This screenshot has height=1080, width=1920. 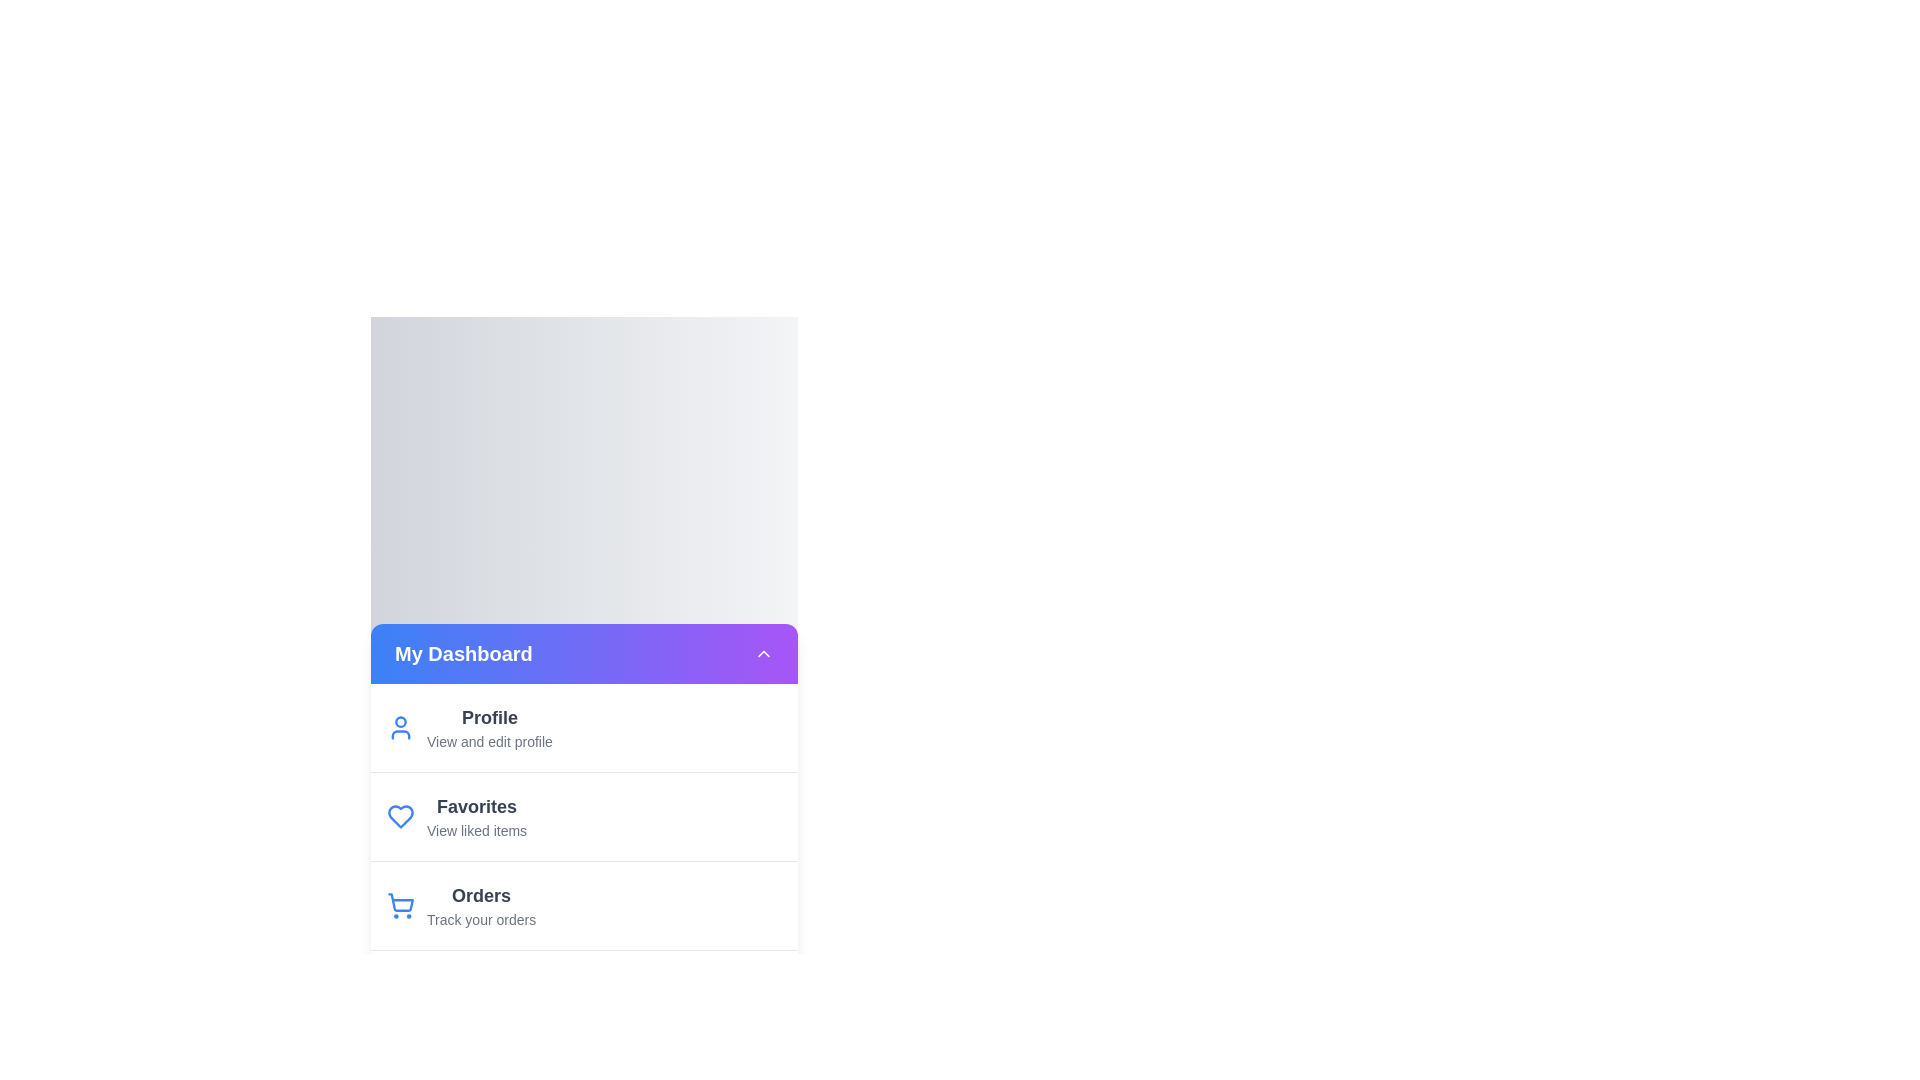 I want to click on the menu item labeled Profile, so click(x=583, y=727).